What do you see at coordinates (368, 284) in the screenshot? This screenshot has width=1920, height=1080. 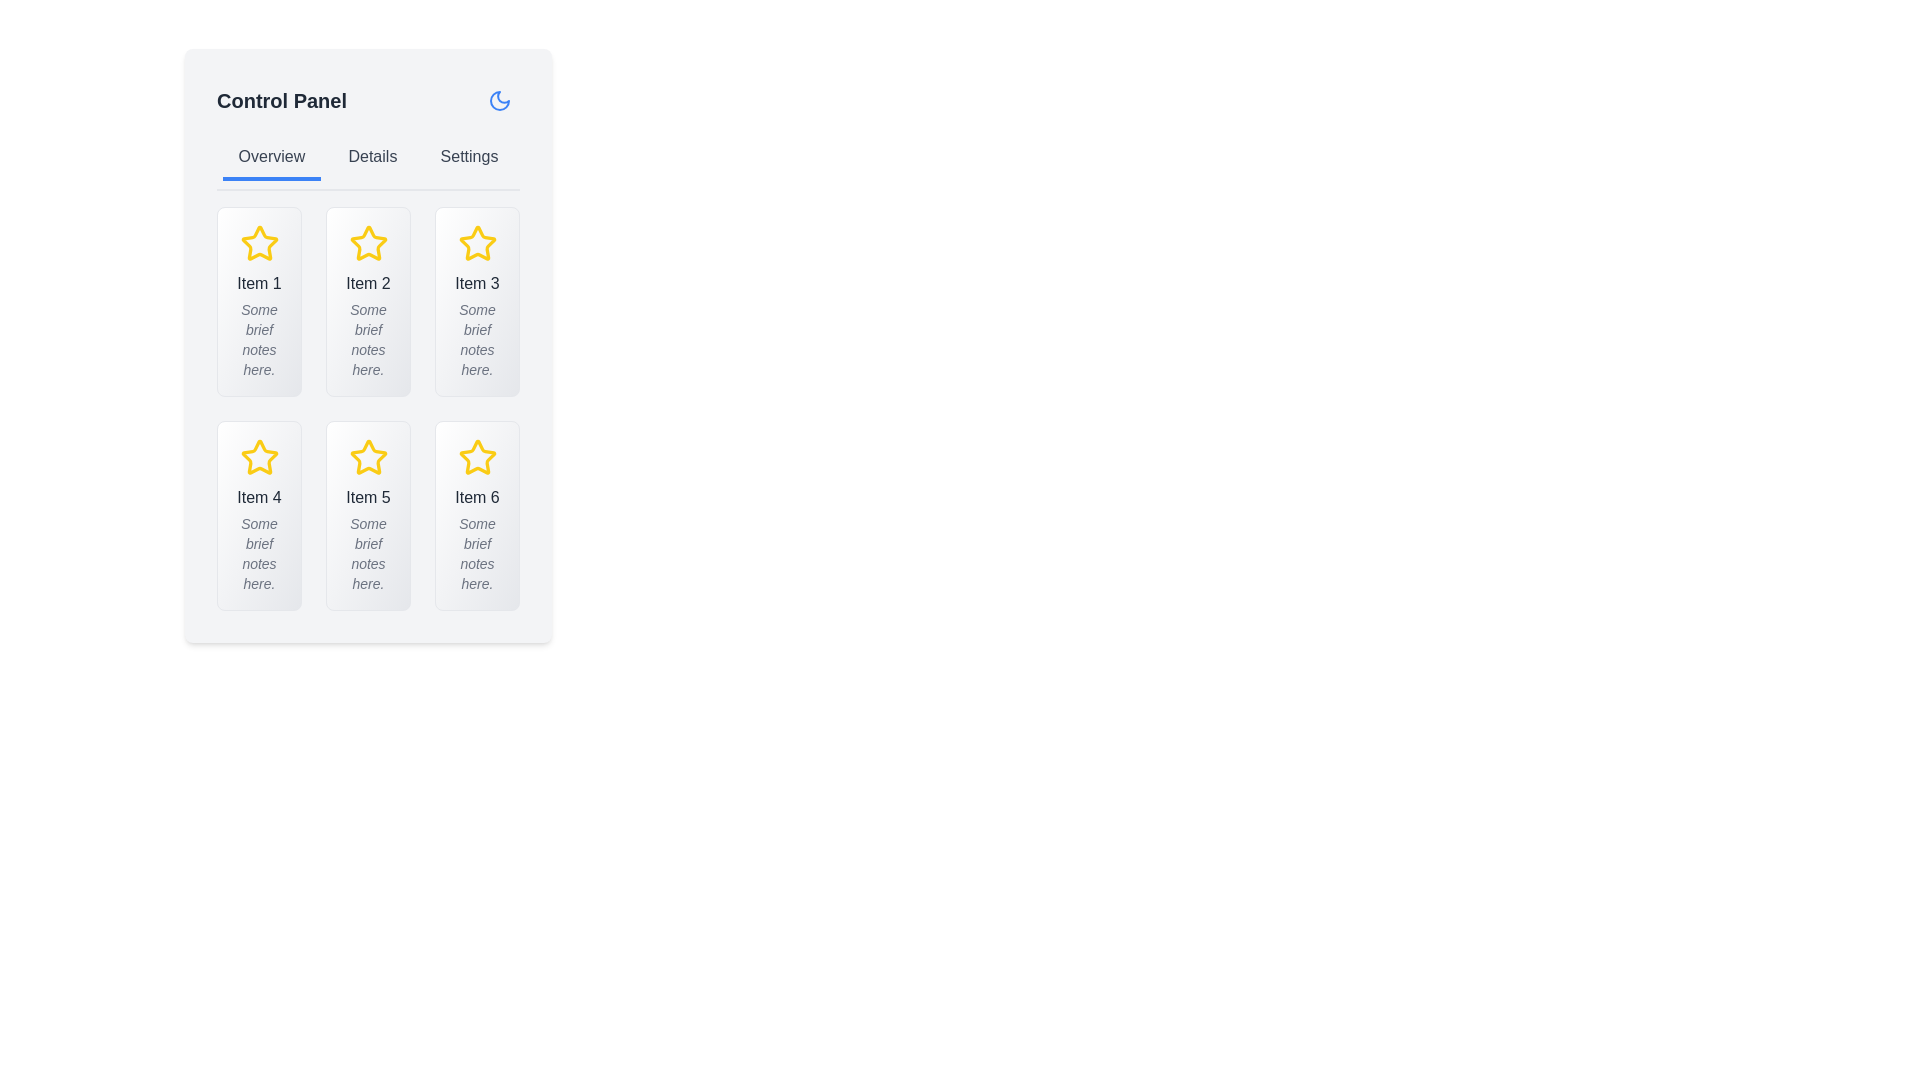 I see `text content of the static label displaying 'Item 2', which is the second text label in a vertically aligned column within a six-card grid, located in the second card of the upper row` at bounding box center [368, 284].